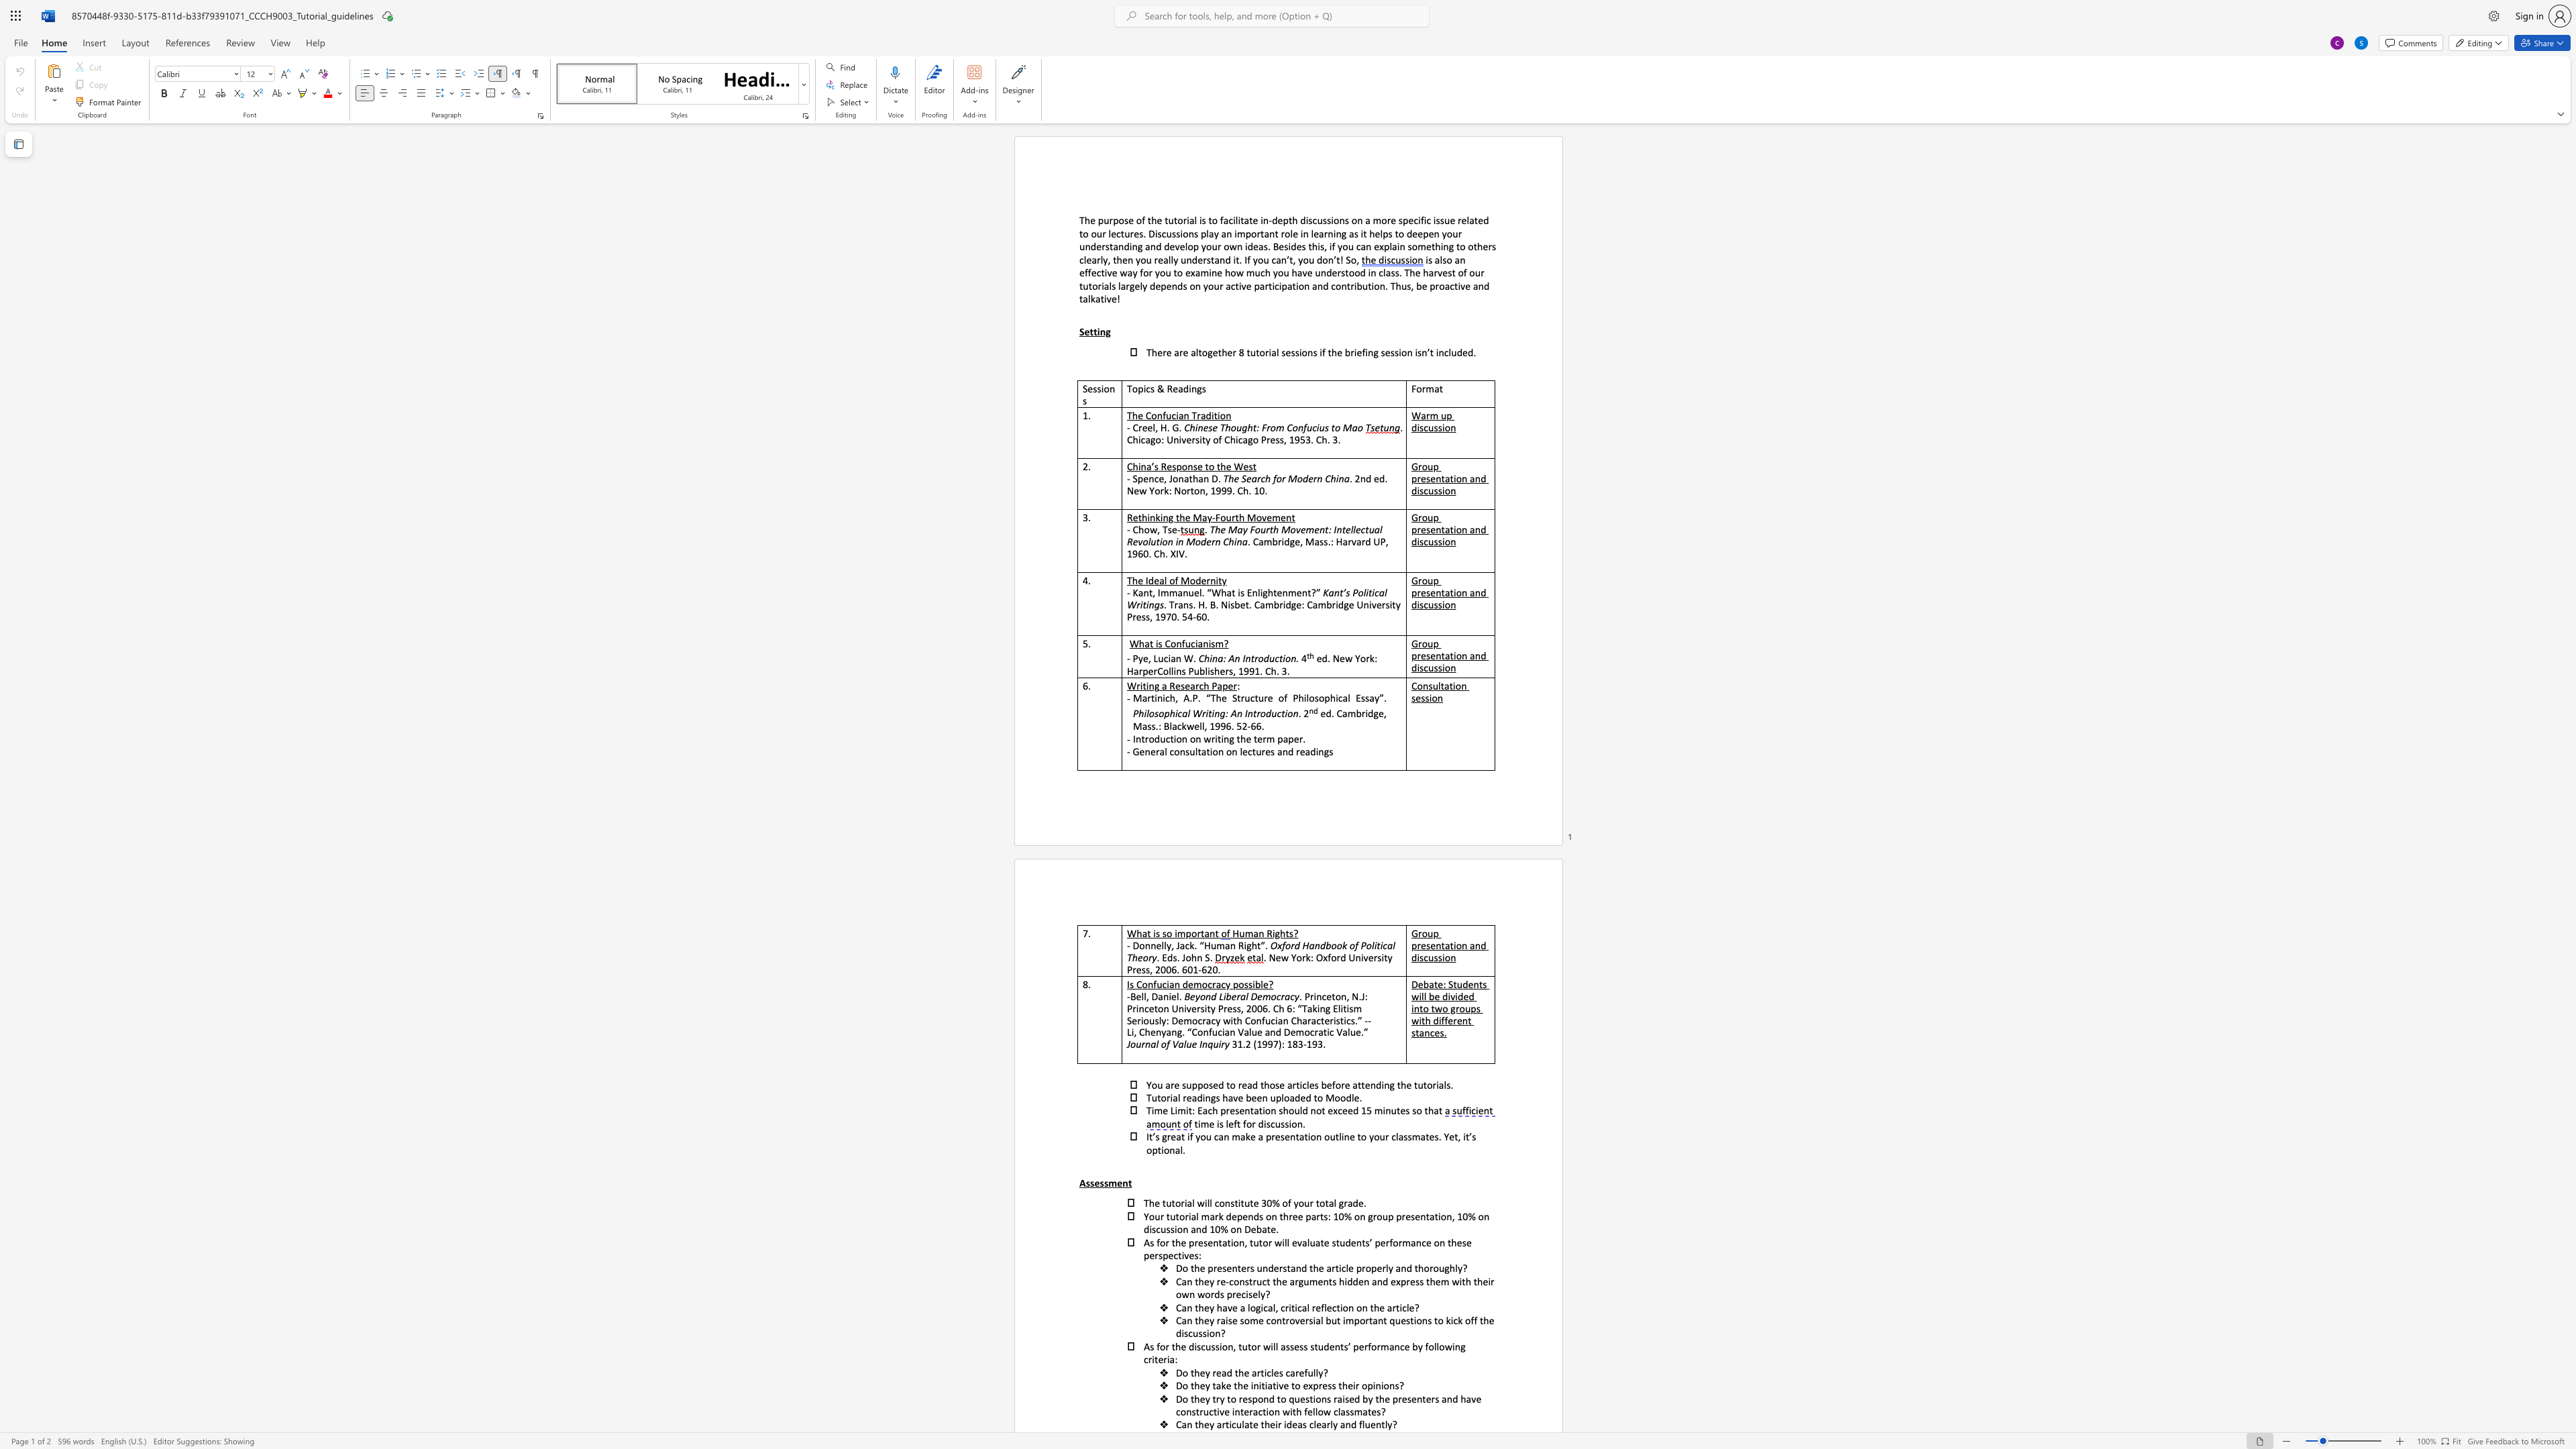  What do you see at coordinates (1342, 1307) in the screenshot?
I see `the subset text "on on" within the text "Can they have a logical, critical reflection on the article?"` at bounding box center [1342, 1307].